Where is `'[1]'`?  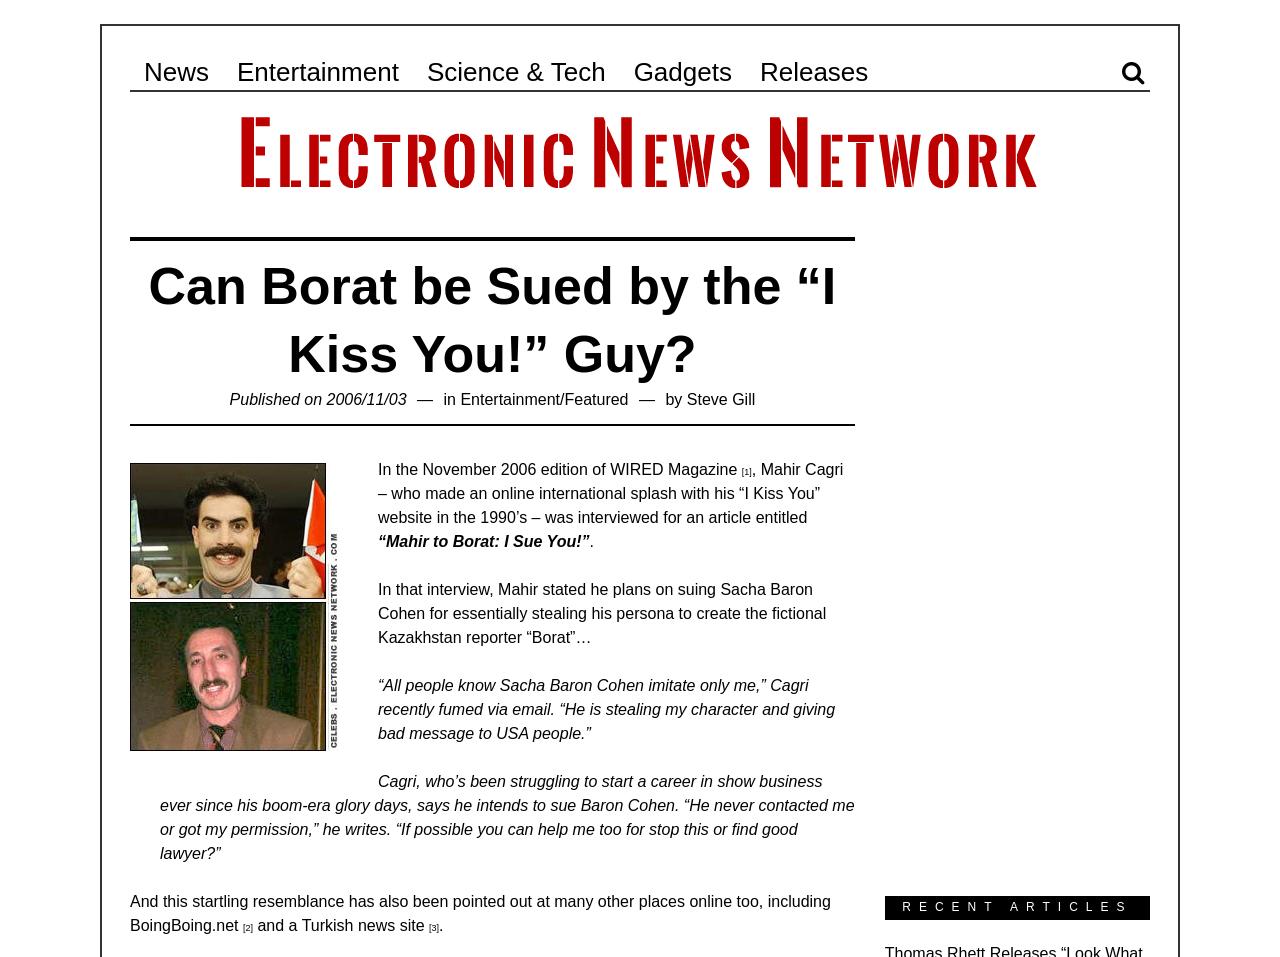
'[1]' is located at coordinates (739, 470).